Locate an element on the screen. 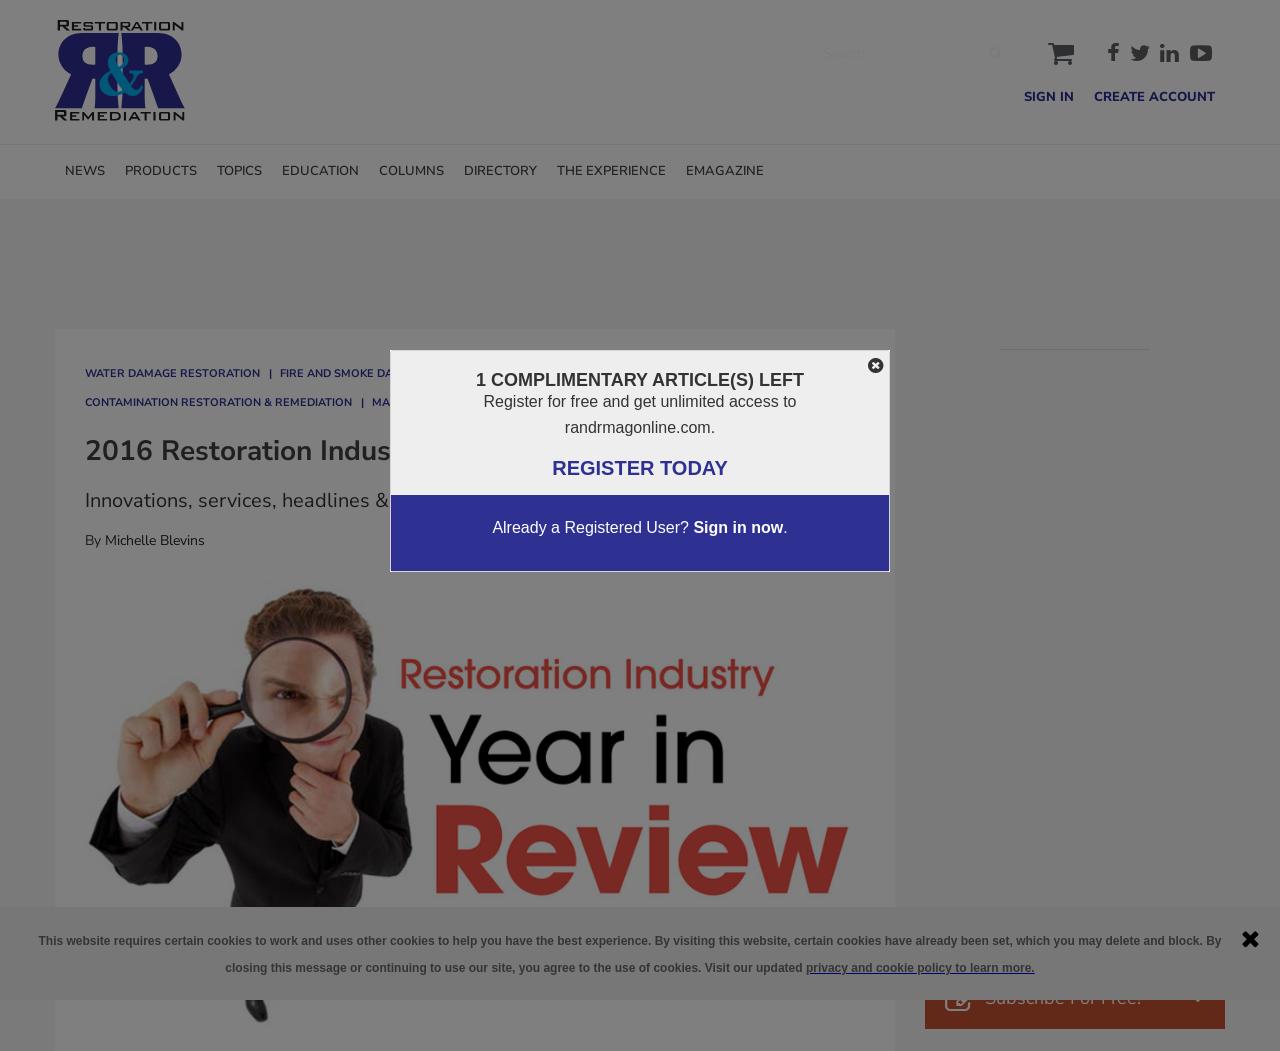 The height and width of the screenshot is (1051, 1280). 'Fire and Smoke Damage Restoration' is located at coordinates (394, 371).